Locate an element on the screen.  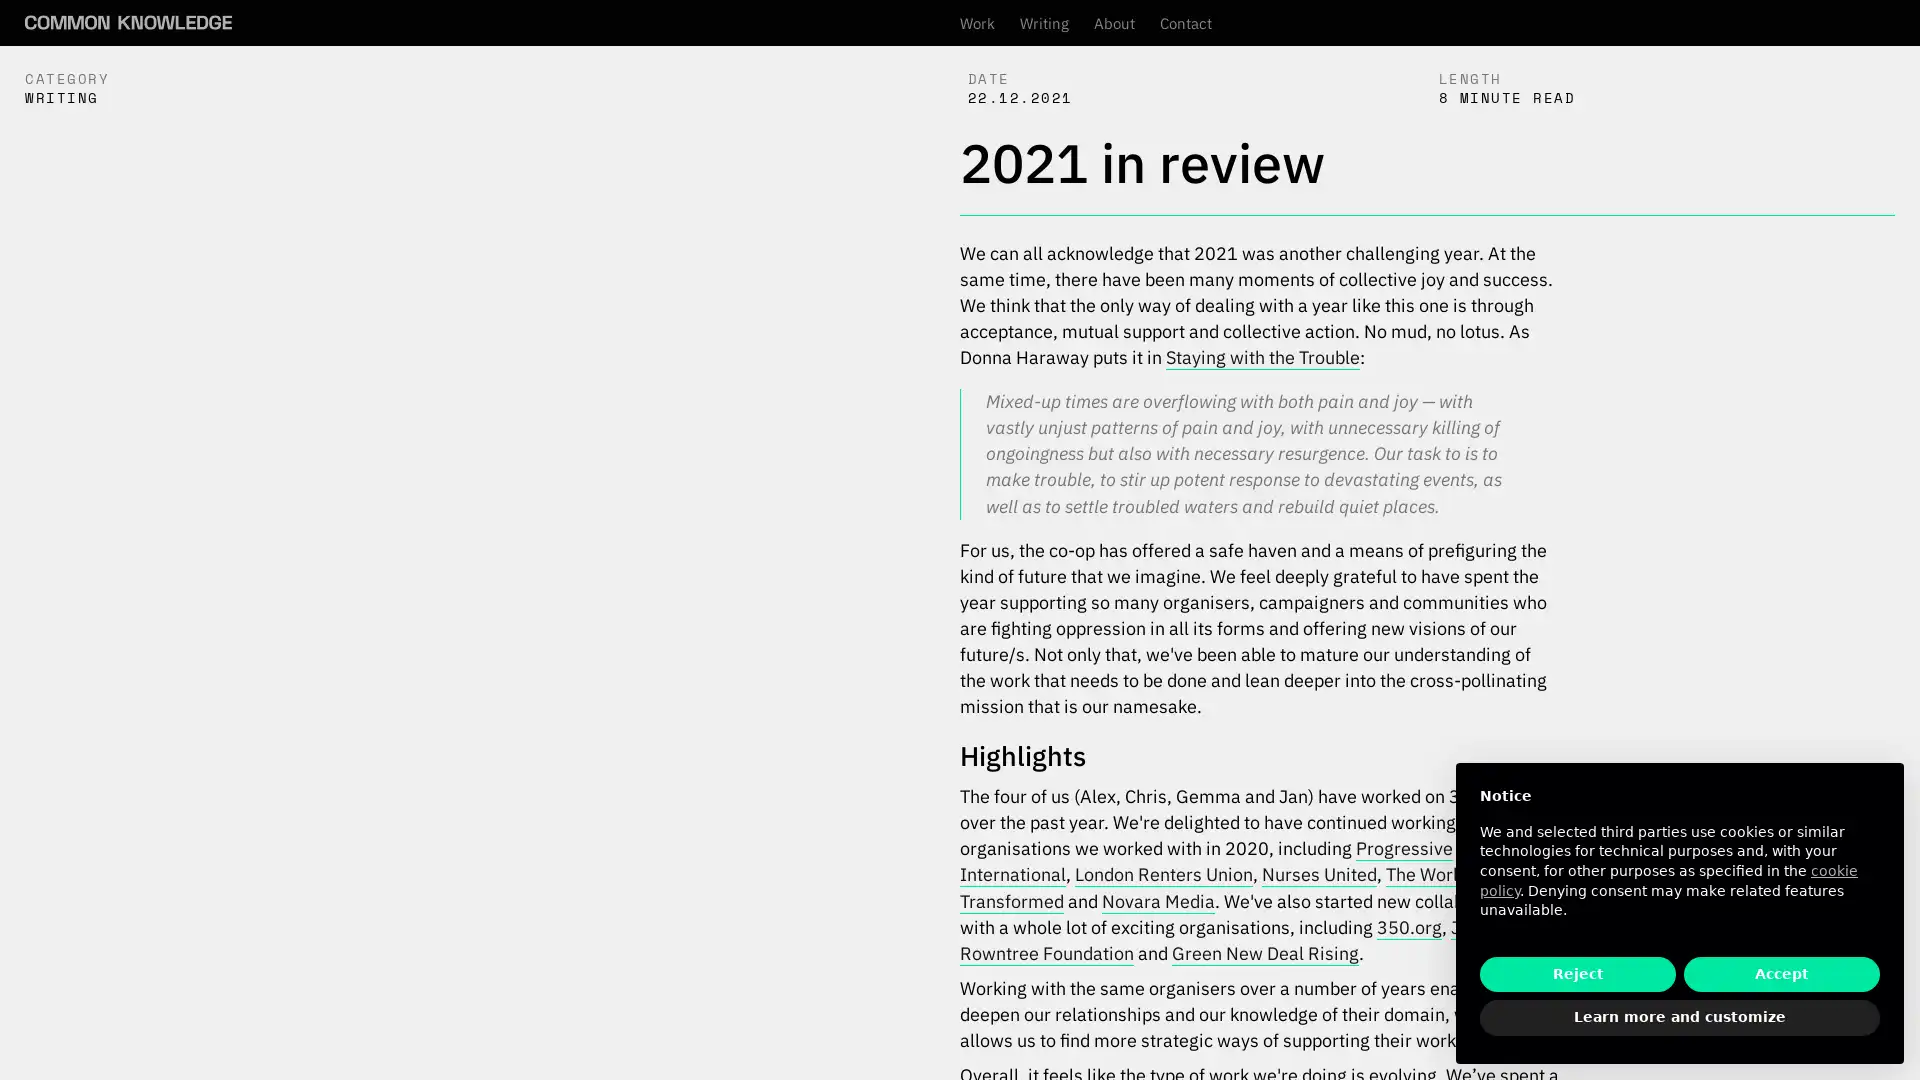
Accept is located at coordinates (1781, 973).